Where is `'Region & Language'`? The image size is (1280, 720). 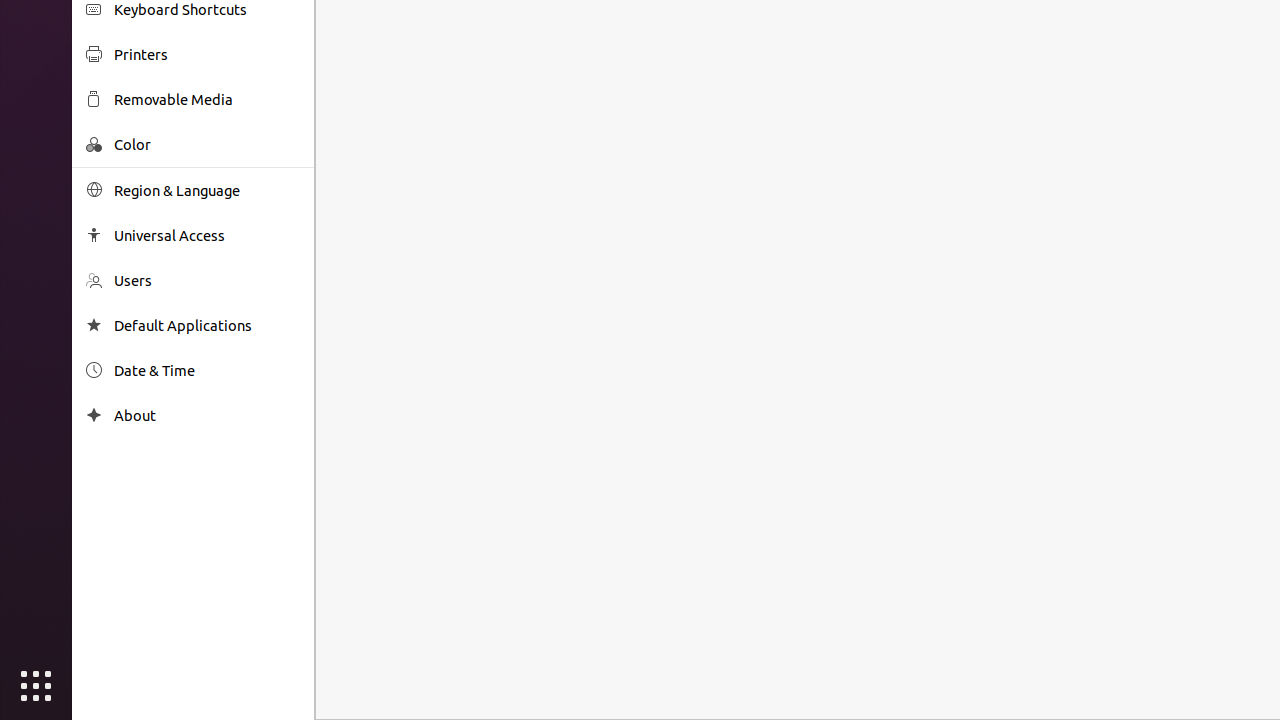 'Region & Language' is located at coordinates (206, 190).